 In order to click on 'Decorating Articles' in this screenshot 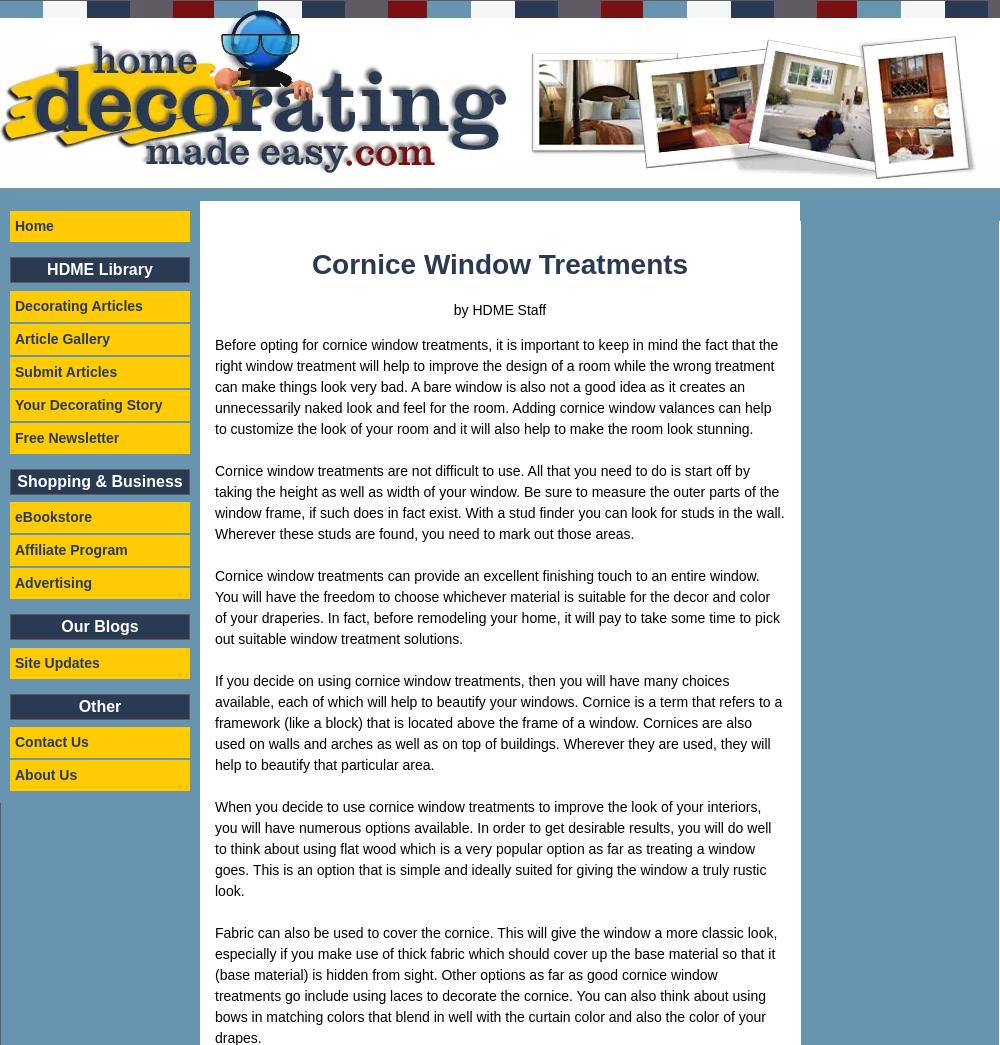, I will do `click(77, 305)`.